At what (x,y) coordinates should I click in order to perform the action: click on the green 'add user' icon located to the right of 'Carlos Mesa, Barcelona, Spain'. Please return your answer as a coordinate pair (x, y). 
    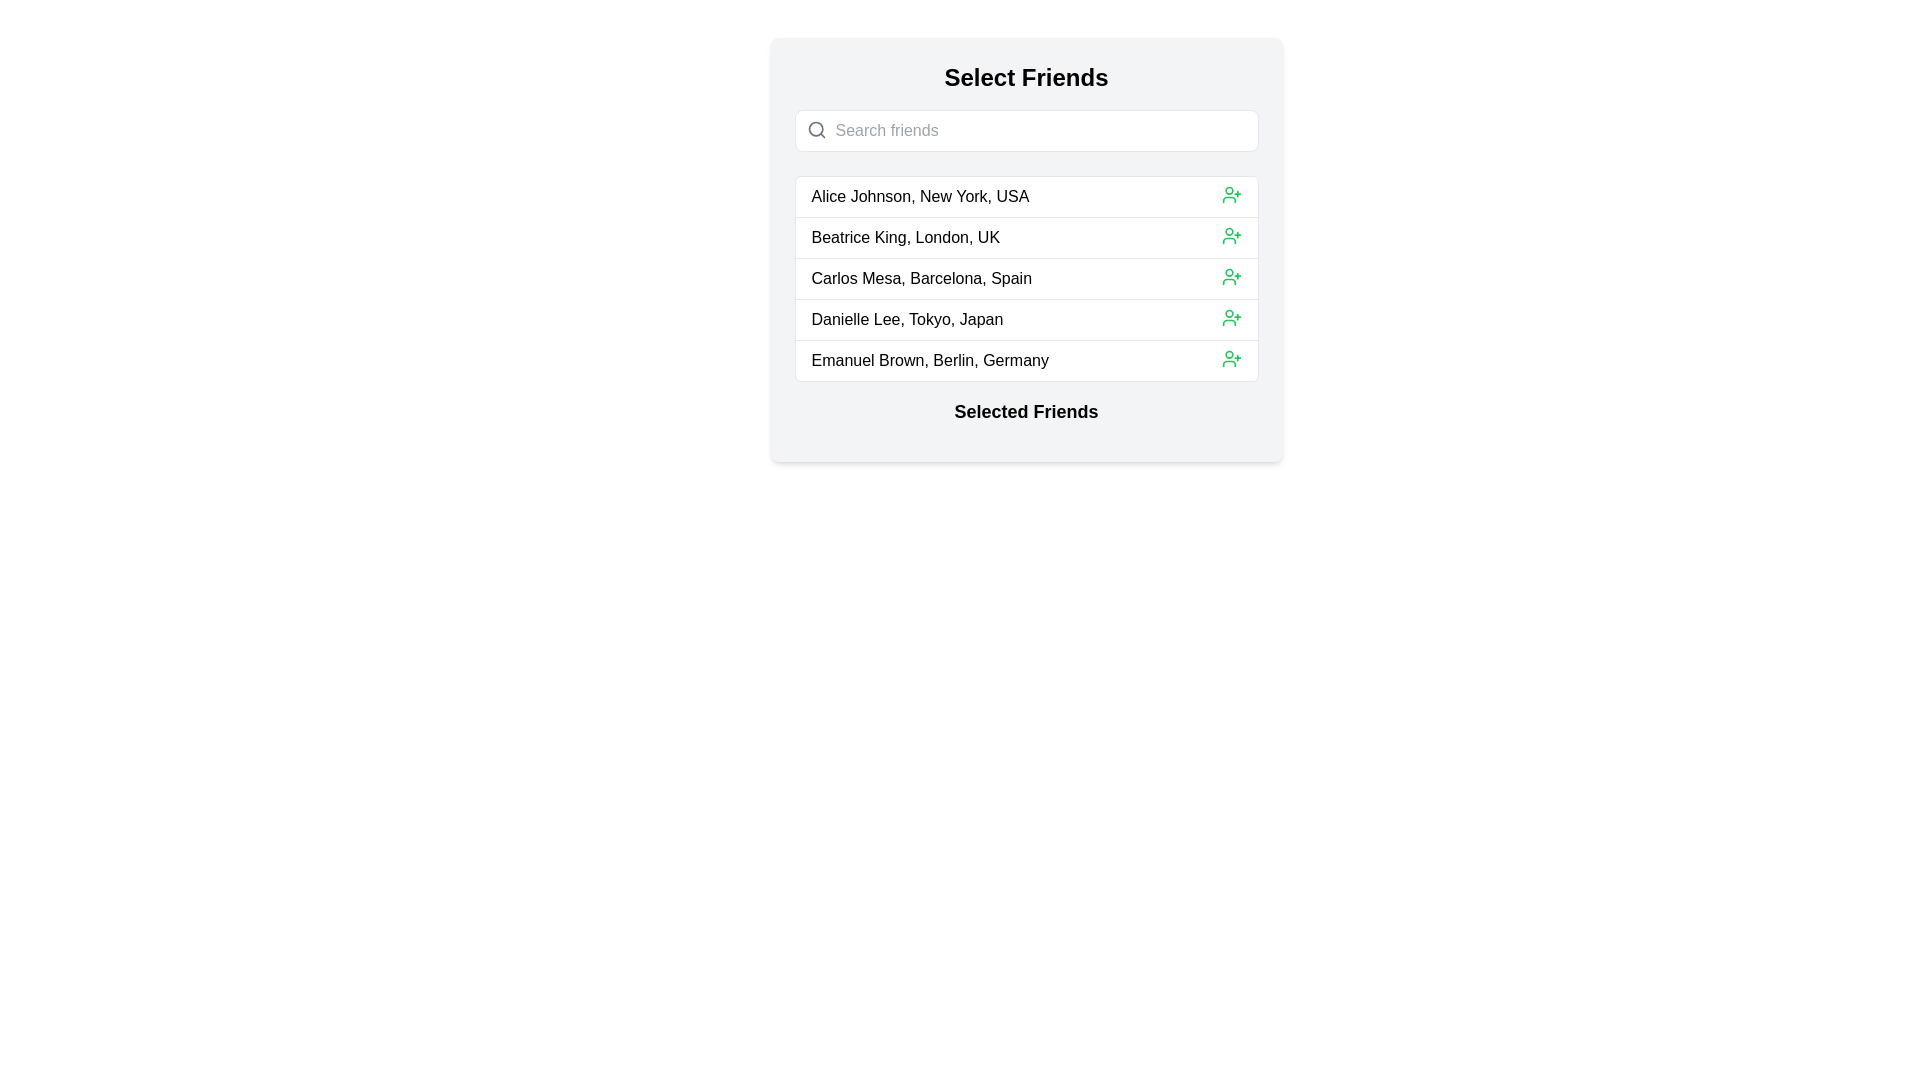
    Looking at the image, I should click on (1230, 277).